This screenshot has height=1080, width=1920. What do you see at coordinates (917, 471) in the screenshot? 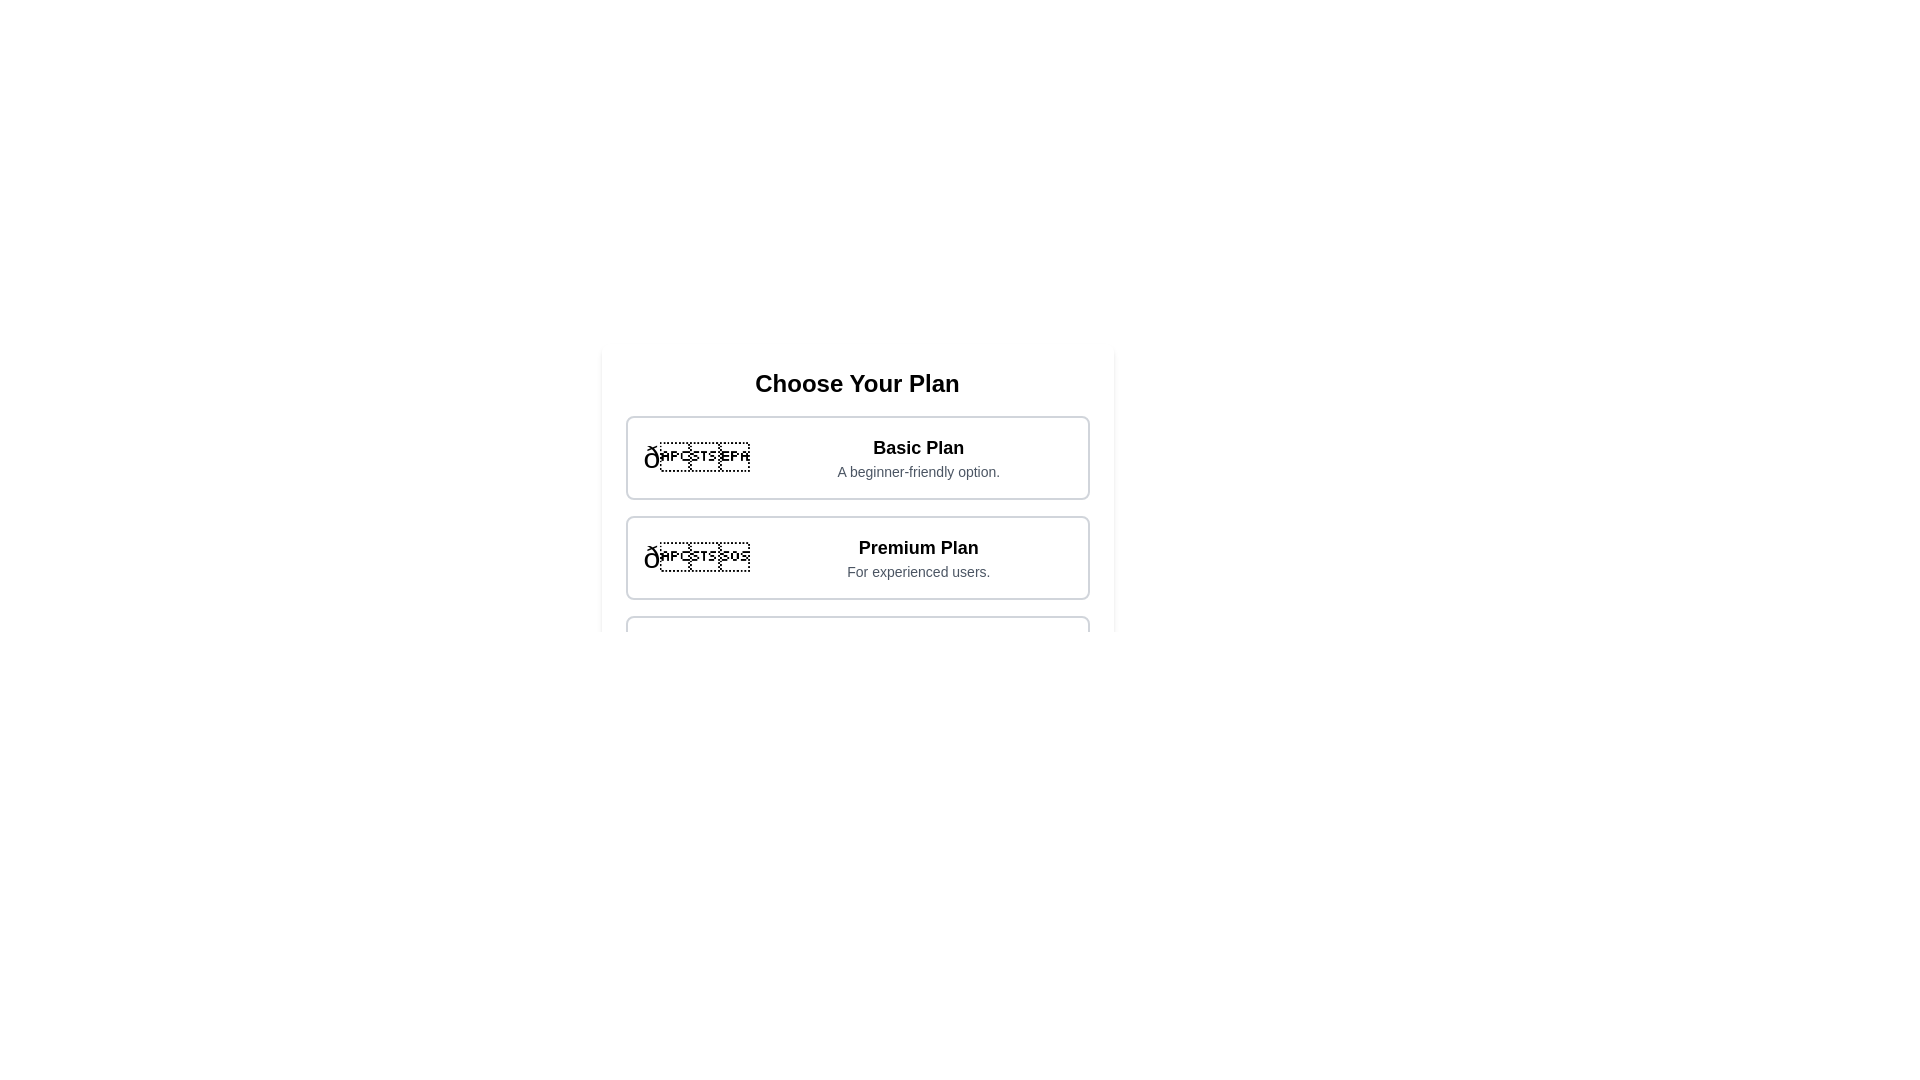
I see `the text label that reads 'A beginner-friendly option.' located below the heading 'Basic Plan' in the subscription options card layout` at bounding box center [917, 471].